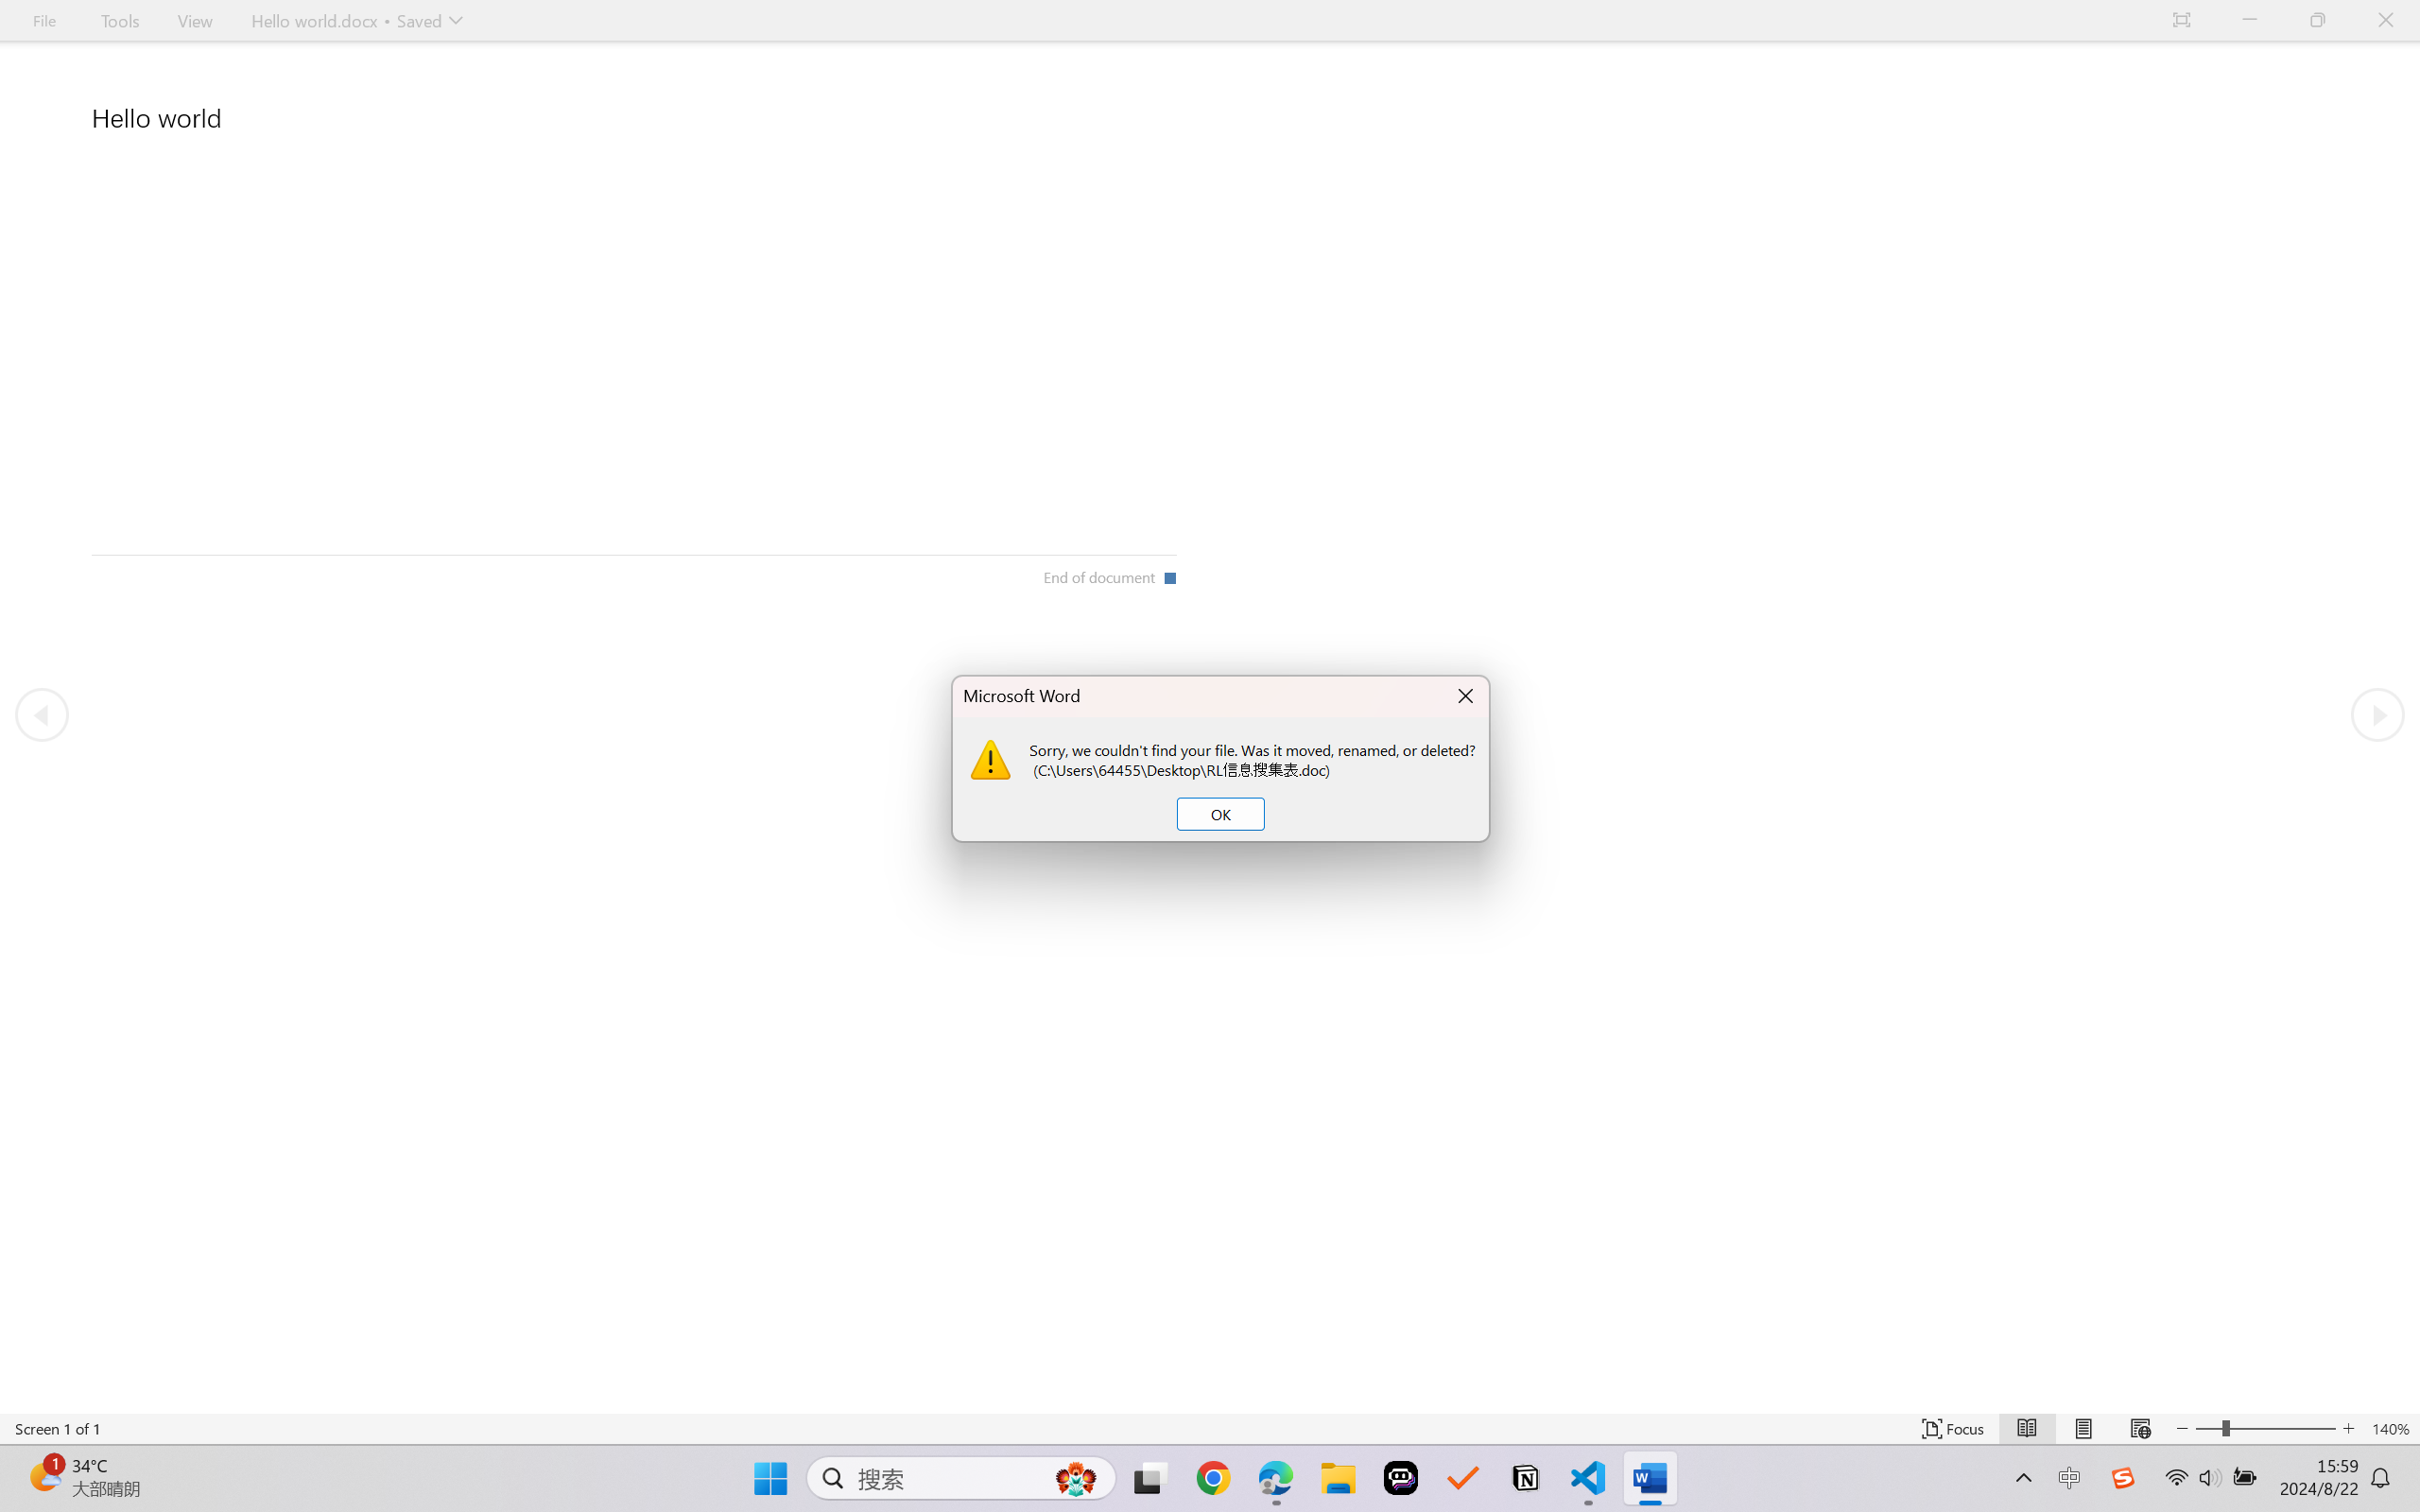 This screenshot has height=1512, width=2420. I want to click on 'Increase Text Size', so click(2348, 1428).